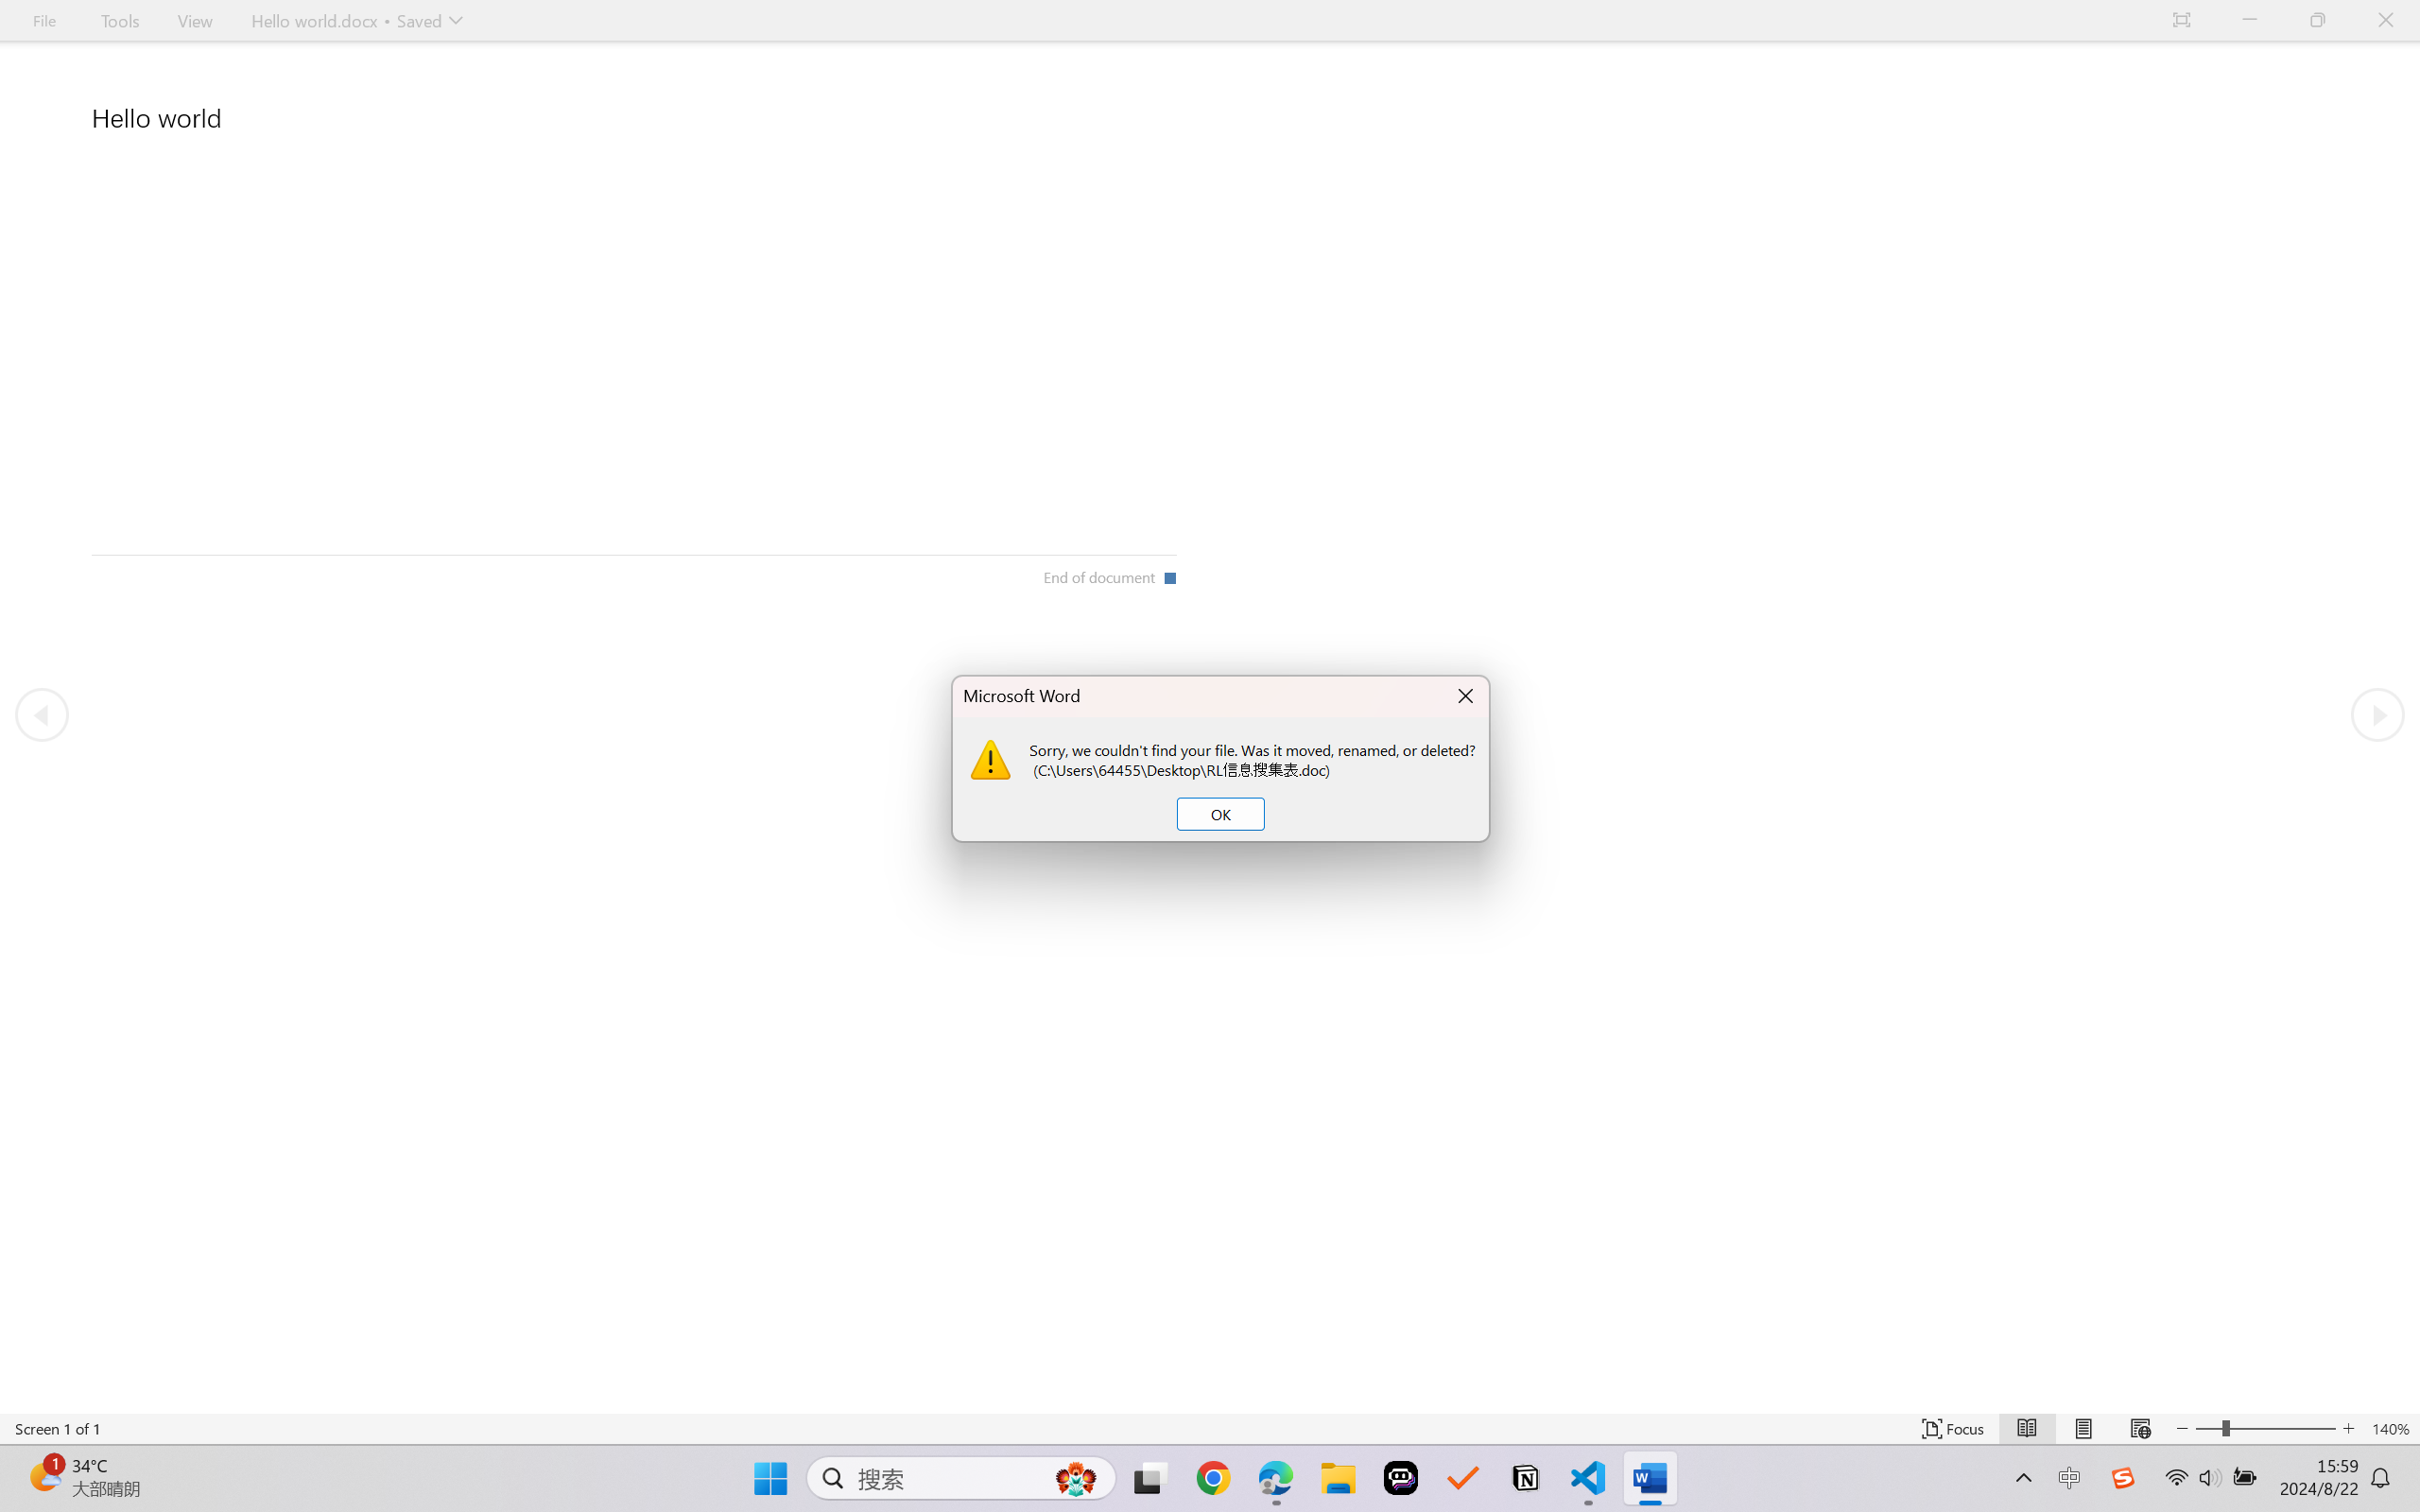 This screenshot has height=1512, width=2420. I want to click on 'Increase Text Size', so click(2348, 1428).